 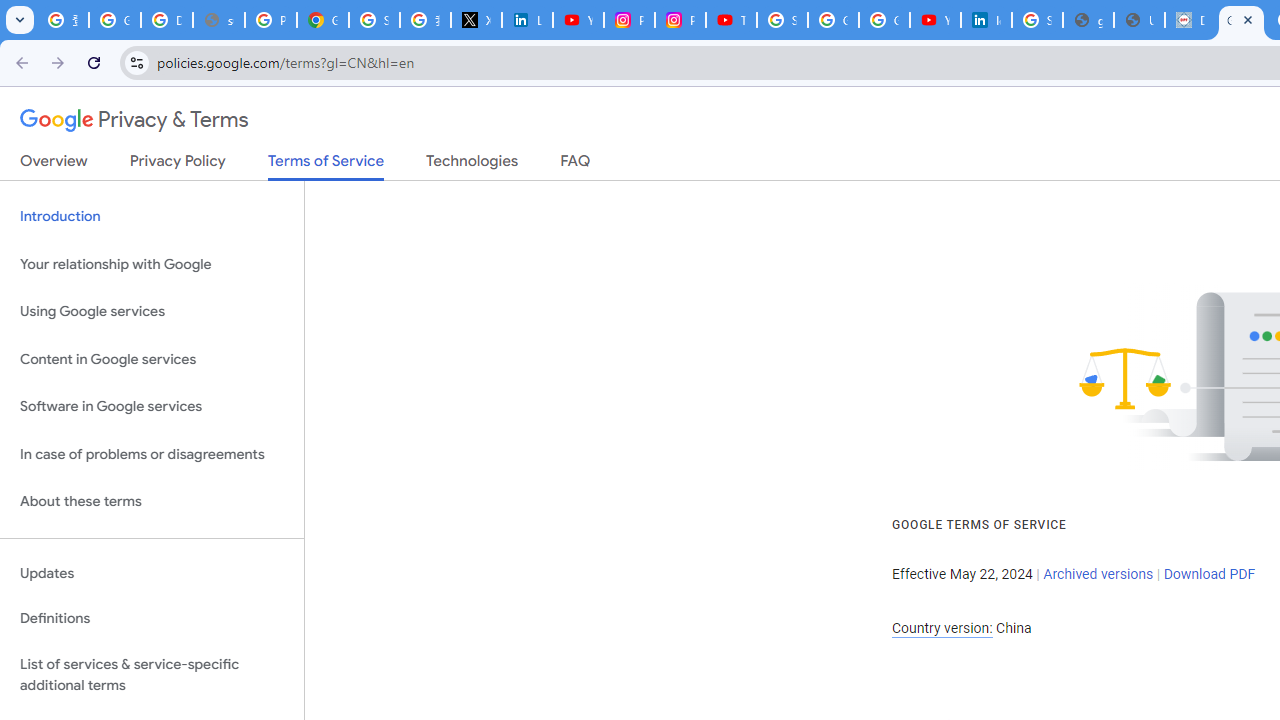 What do you see at coordinates (54, 164) in the screenshot?
I see `'Overview'` at bounding box center [54, 164].